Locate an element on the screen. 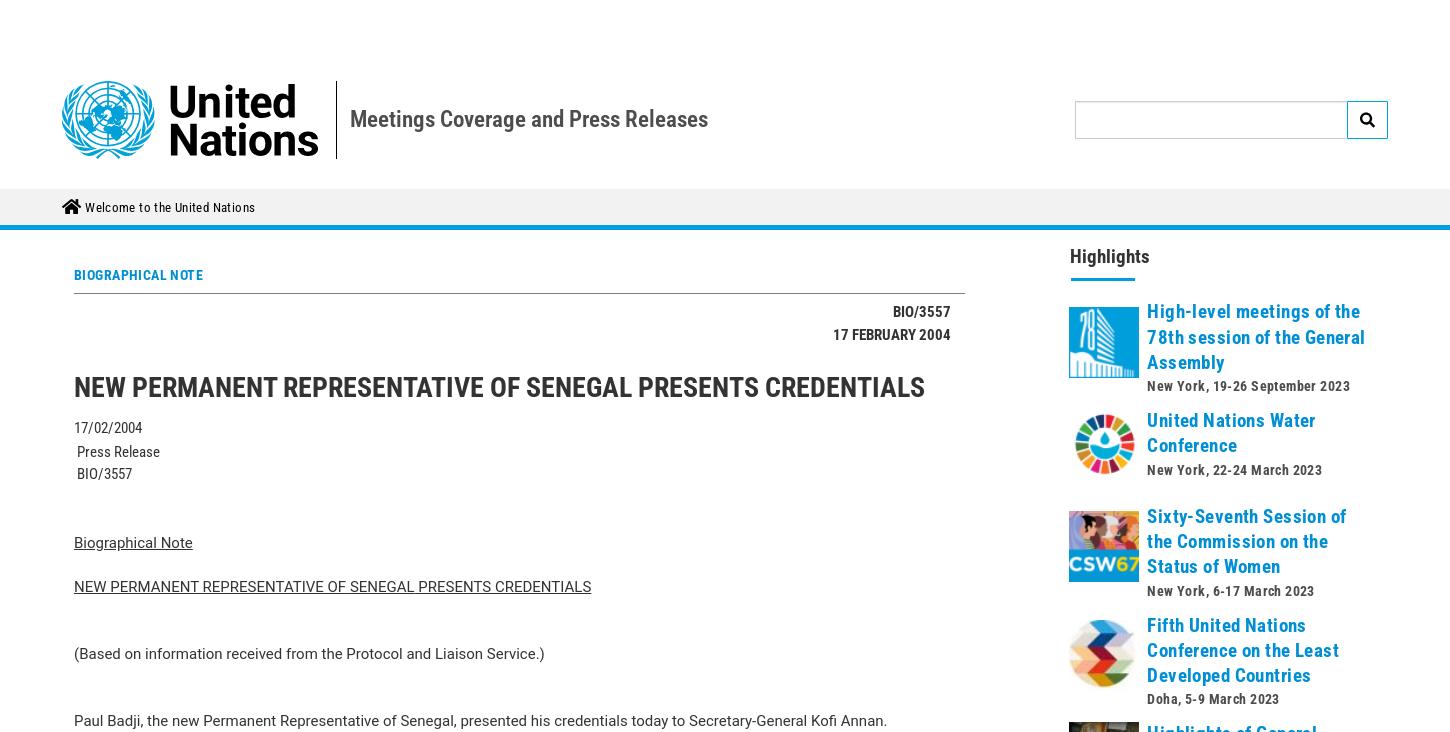  '17/02/2004' is located at coordinates (108, 237).